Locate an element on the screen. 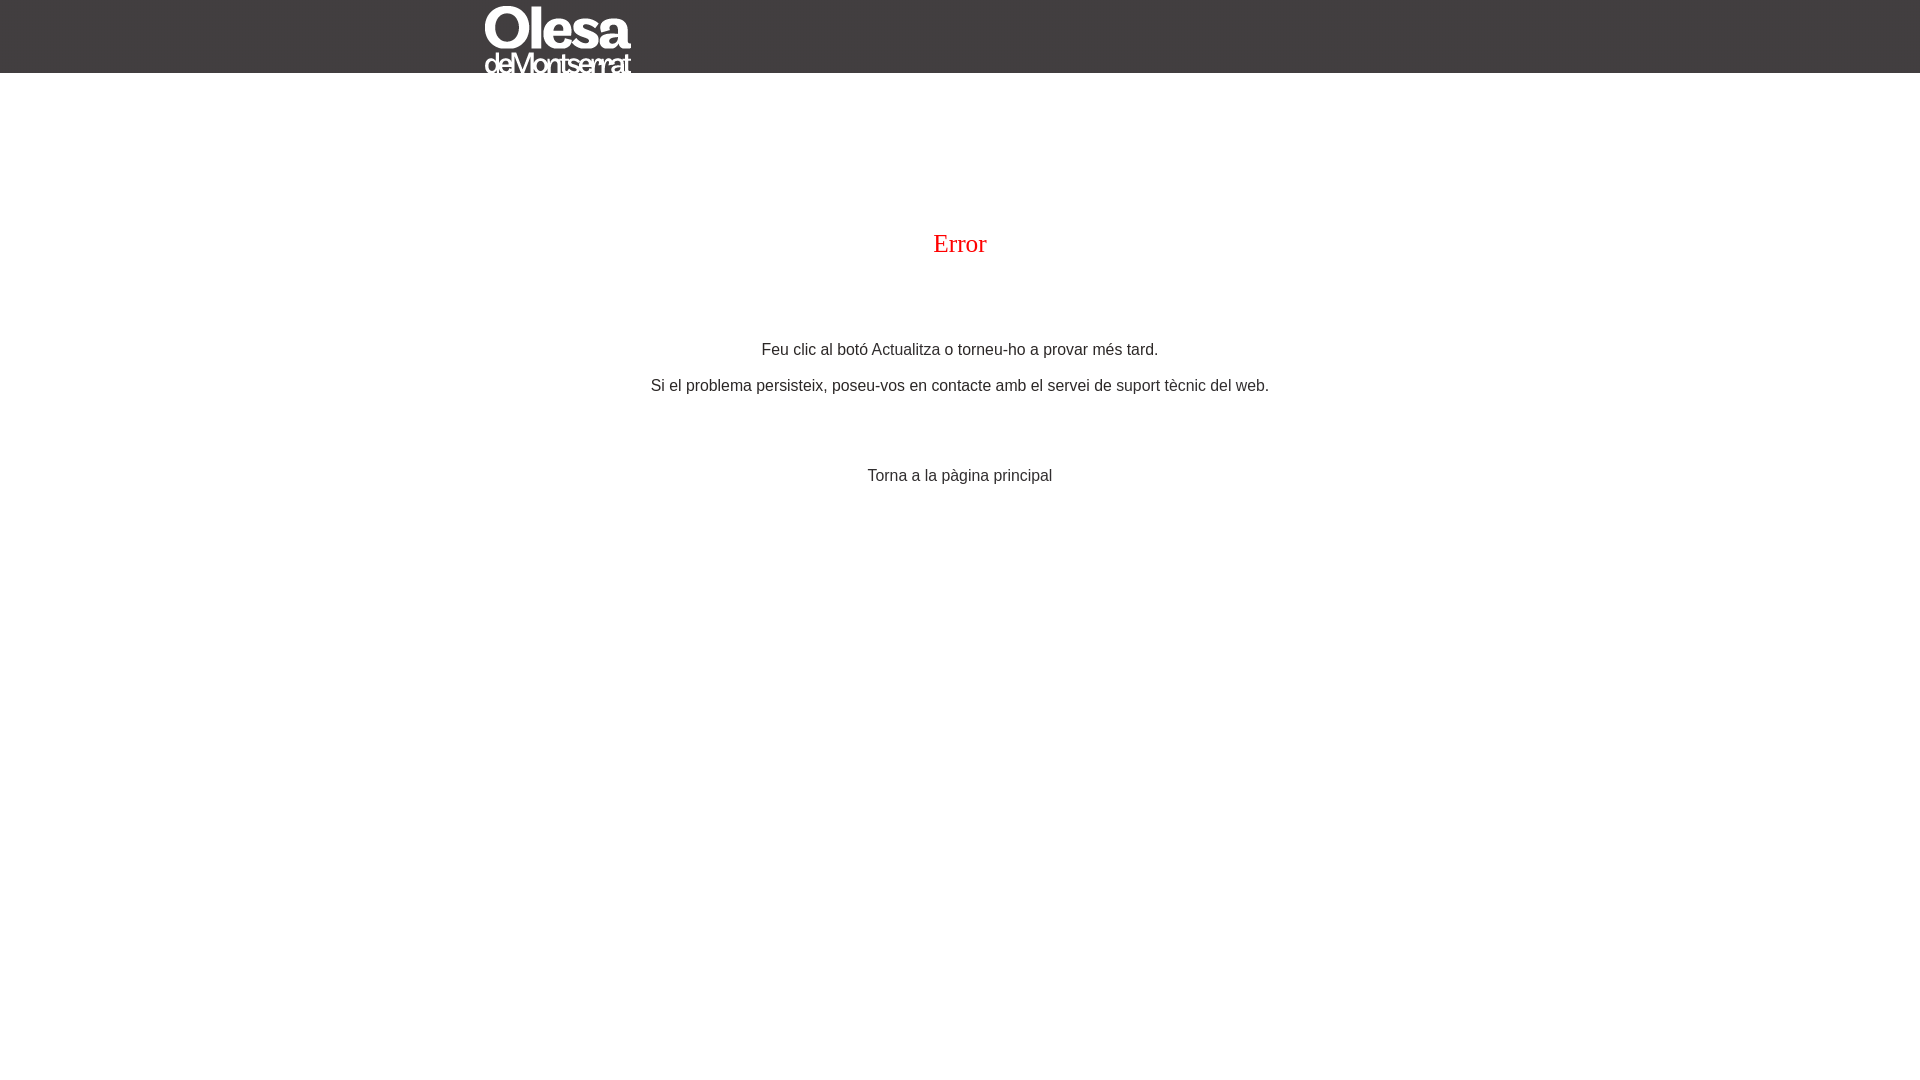 Image resolution: width=1920 pixels, height=1080 pixels. 'Actualitza' is located at coordinates (872, 348).